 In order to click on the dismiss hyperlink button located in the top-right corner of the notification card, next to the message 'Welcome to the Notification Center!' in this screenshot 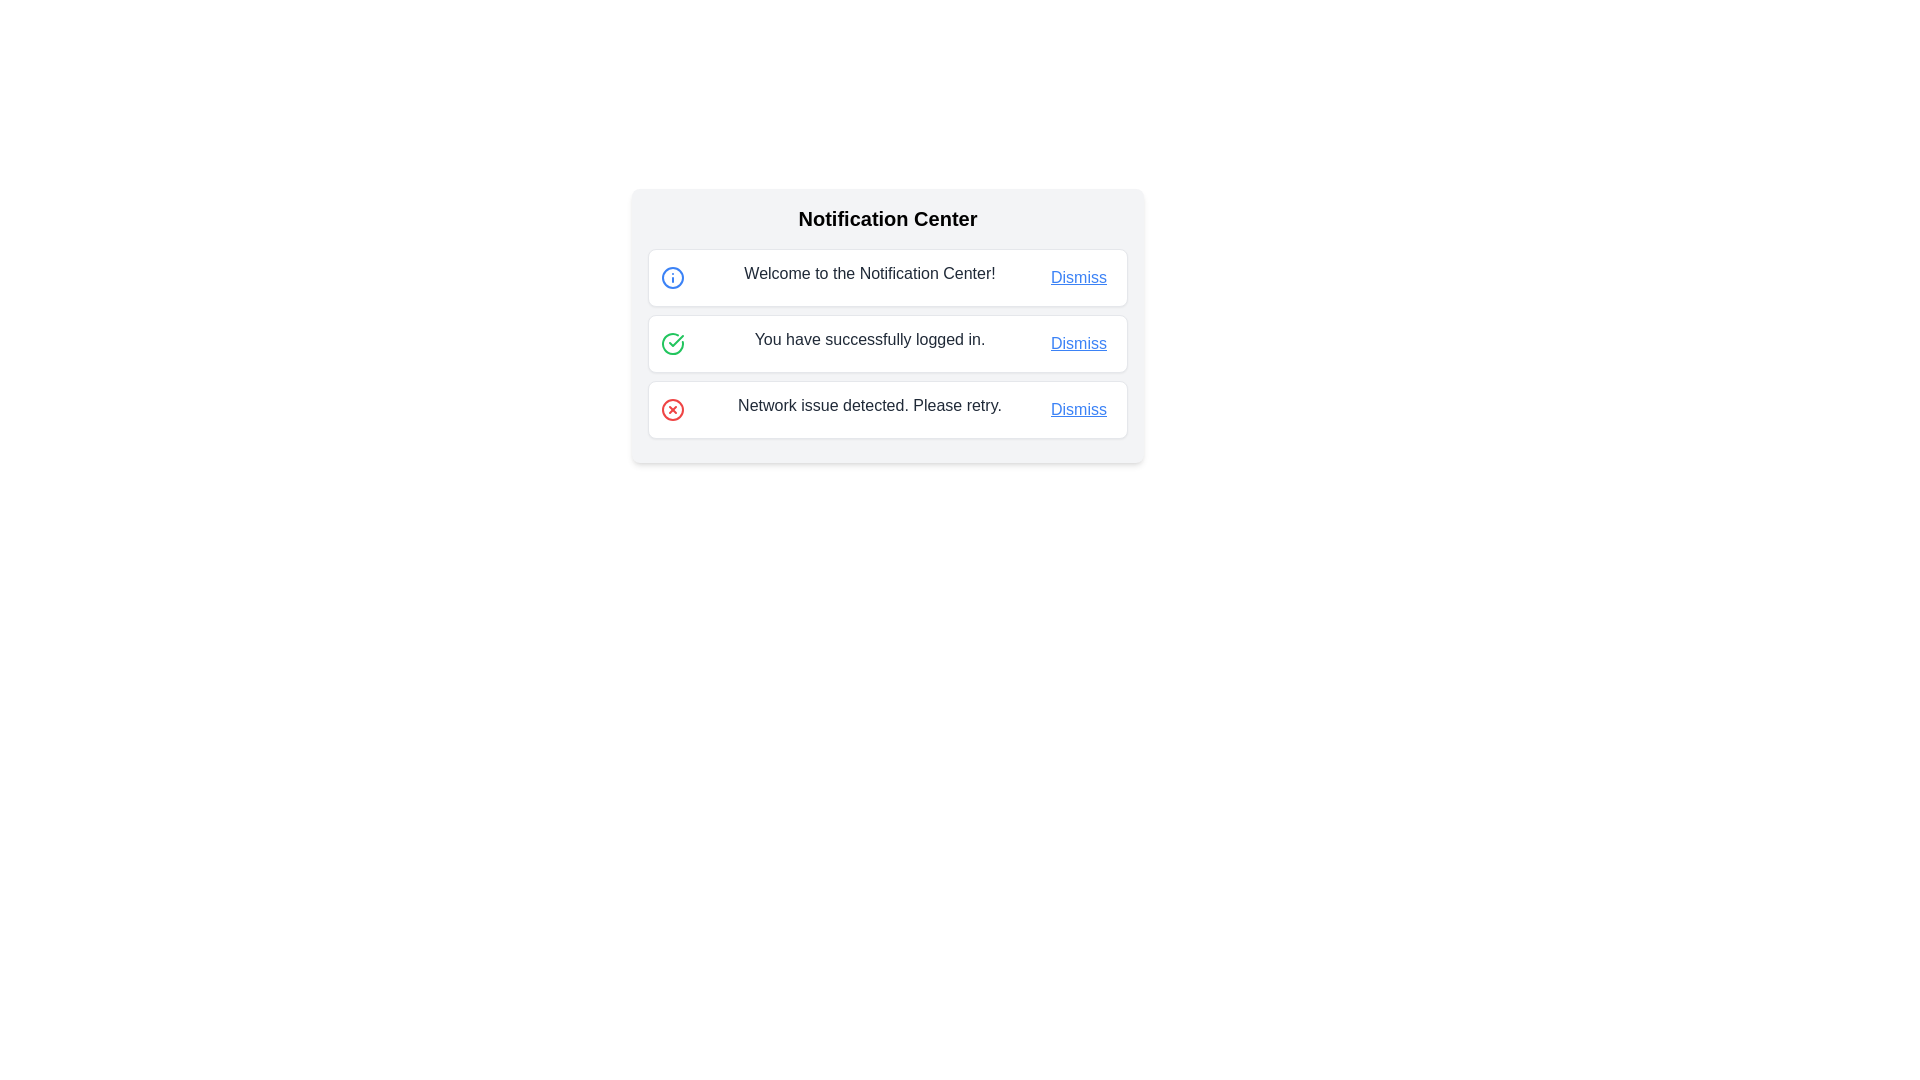, I will do `click(1078, 277)`.